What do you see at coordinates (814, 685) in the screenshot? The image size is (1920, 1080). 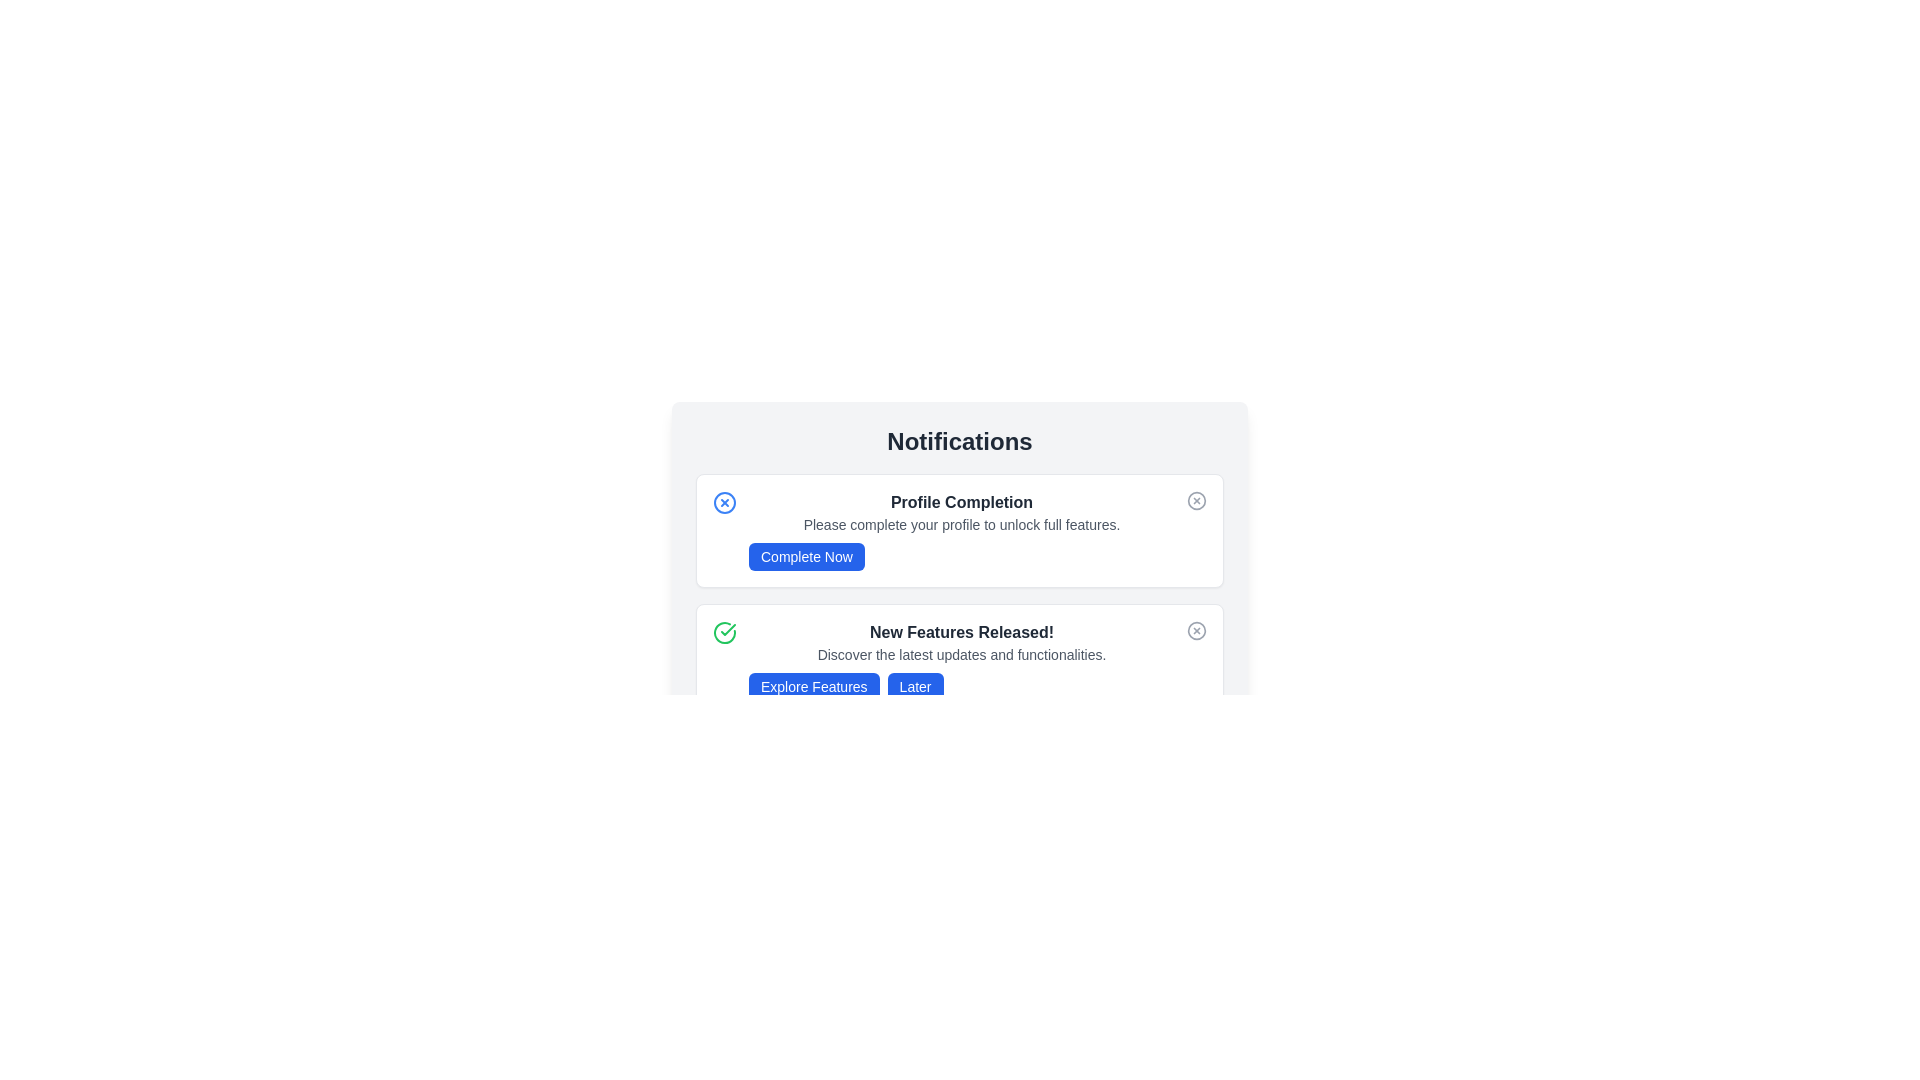 I see `the action button Explore Features within a notification` at bounding box center [814, 685].